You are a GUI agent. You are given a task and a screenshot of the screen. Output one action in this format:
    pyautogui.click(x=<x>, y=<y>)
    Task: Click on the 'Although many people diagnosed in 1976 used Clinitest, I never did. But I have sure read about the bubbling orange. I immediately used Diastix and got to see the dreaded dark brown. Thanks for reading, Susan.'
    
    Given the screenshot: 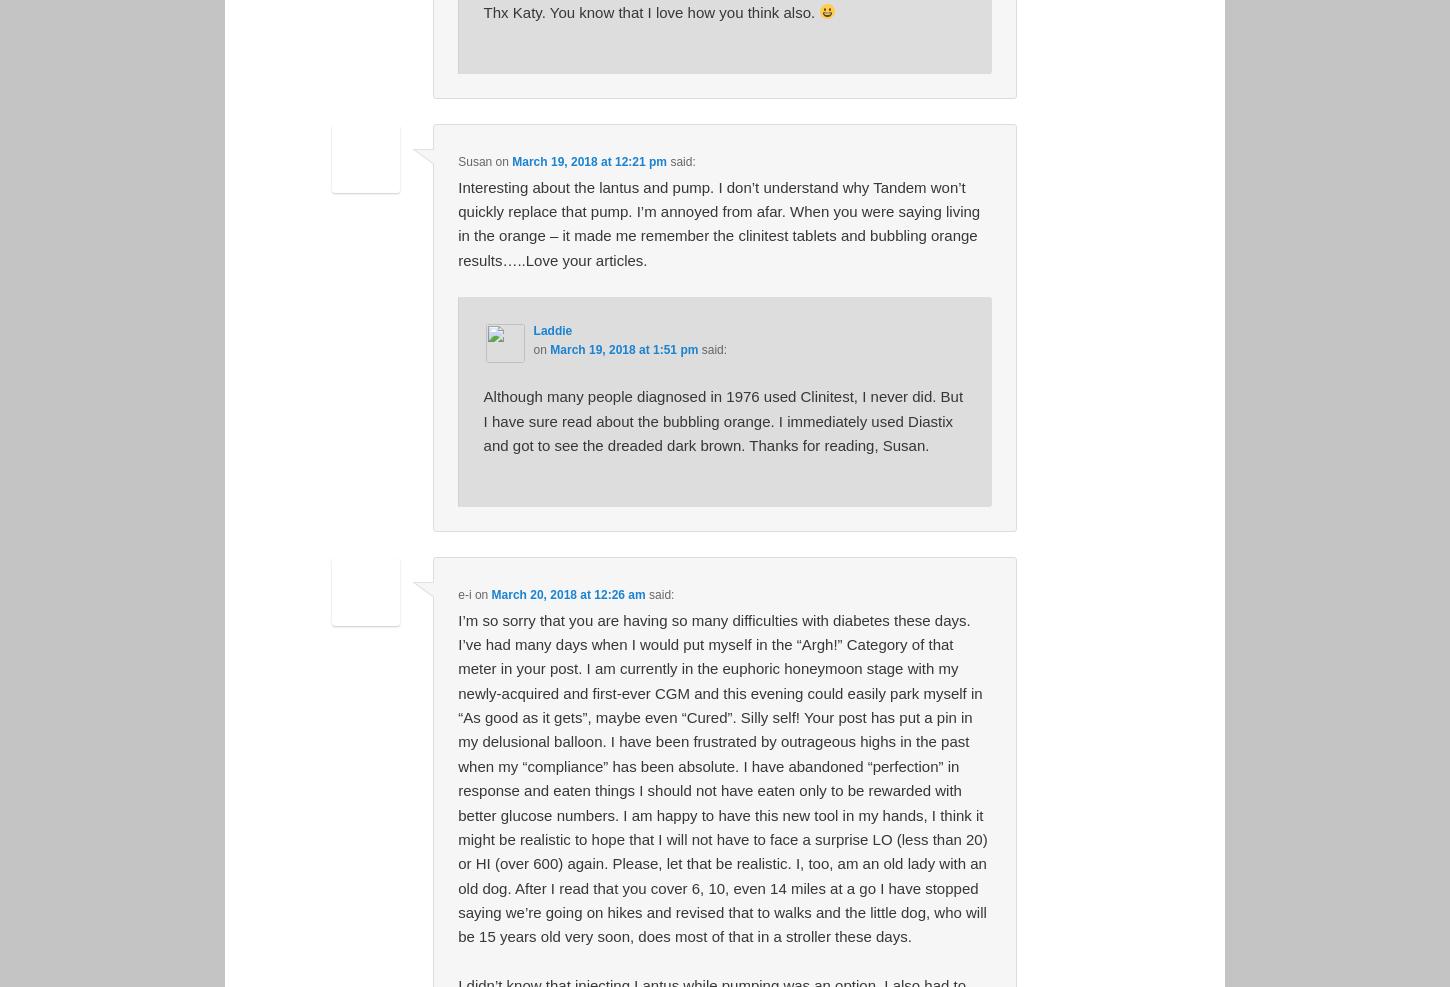 What is the action you would take?
    pyautogui.click(x=721, y=420)
    